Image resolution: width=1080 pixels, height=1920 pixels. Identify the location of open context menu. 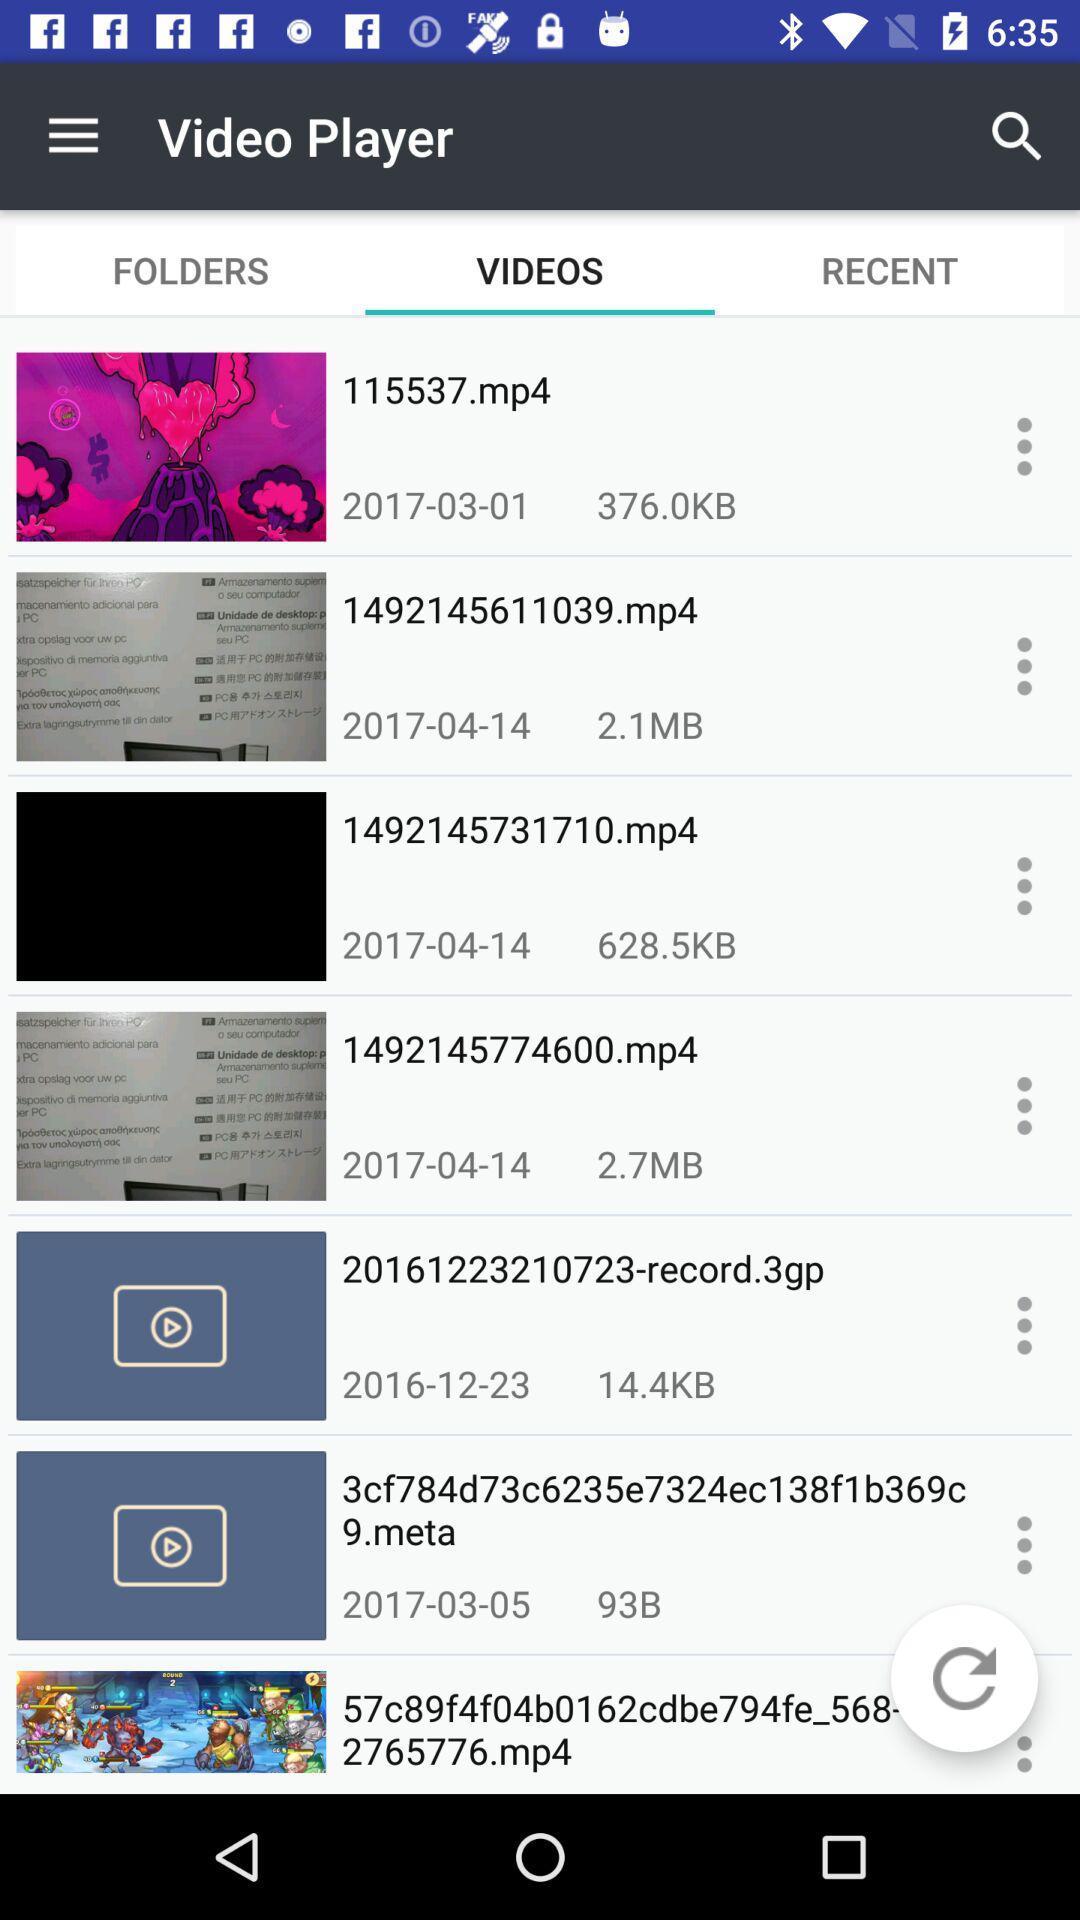
(1024, 885).